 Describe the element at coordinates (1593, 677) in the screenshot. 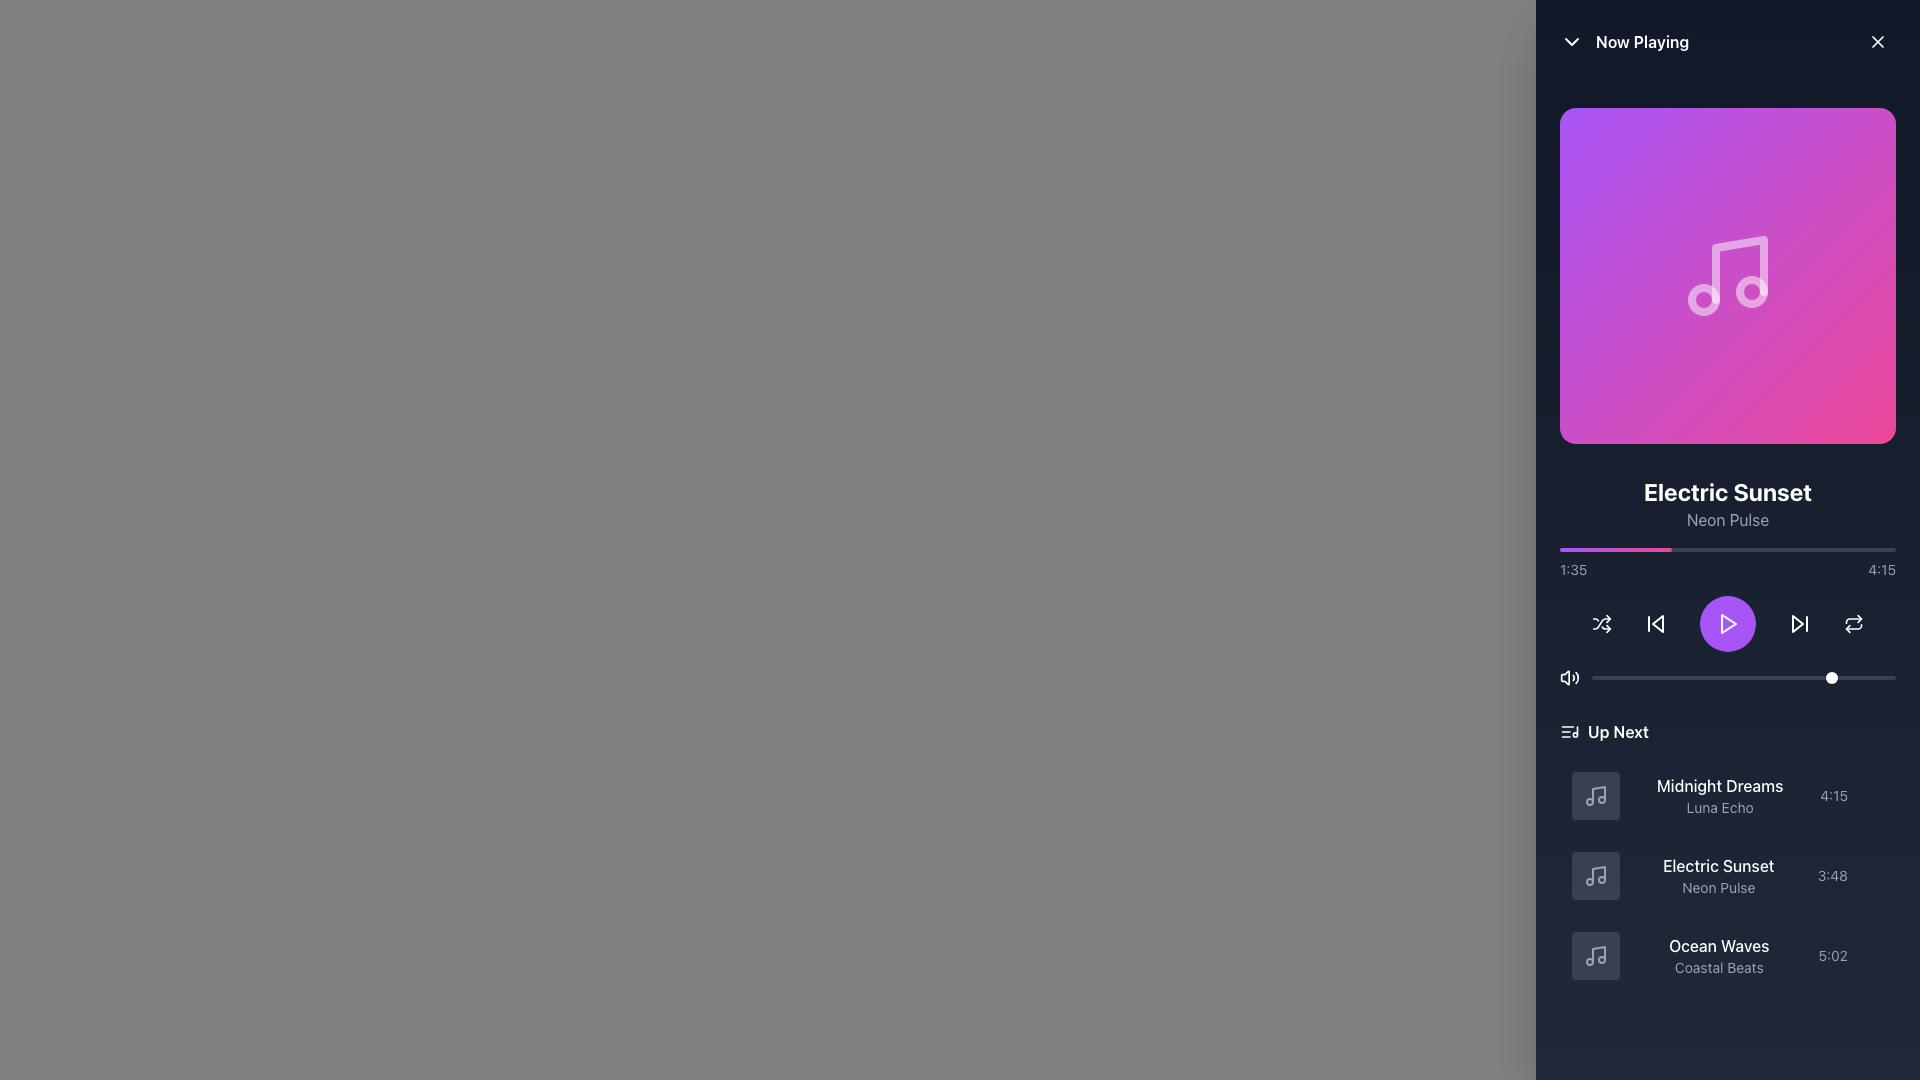

I see `the volume slider` at that location.